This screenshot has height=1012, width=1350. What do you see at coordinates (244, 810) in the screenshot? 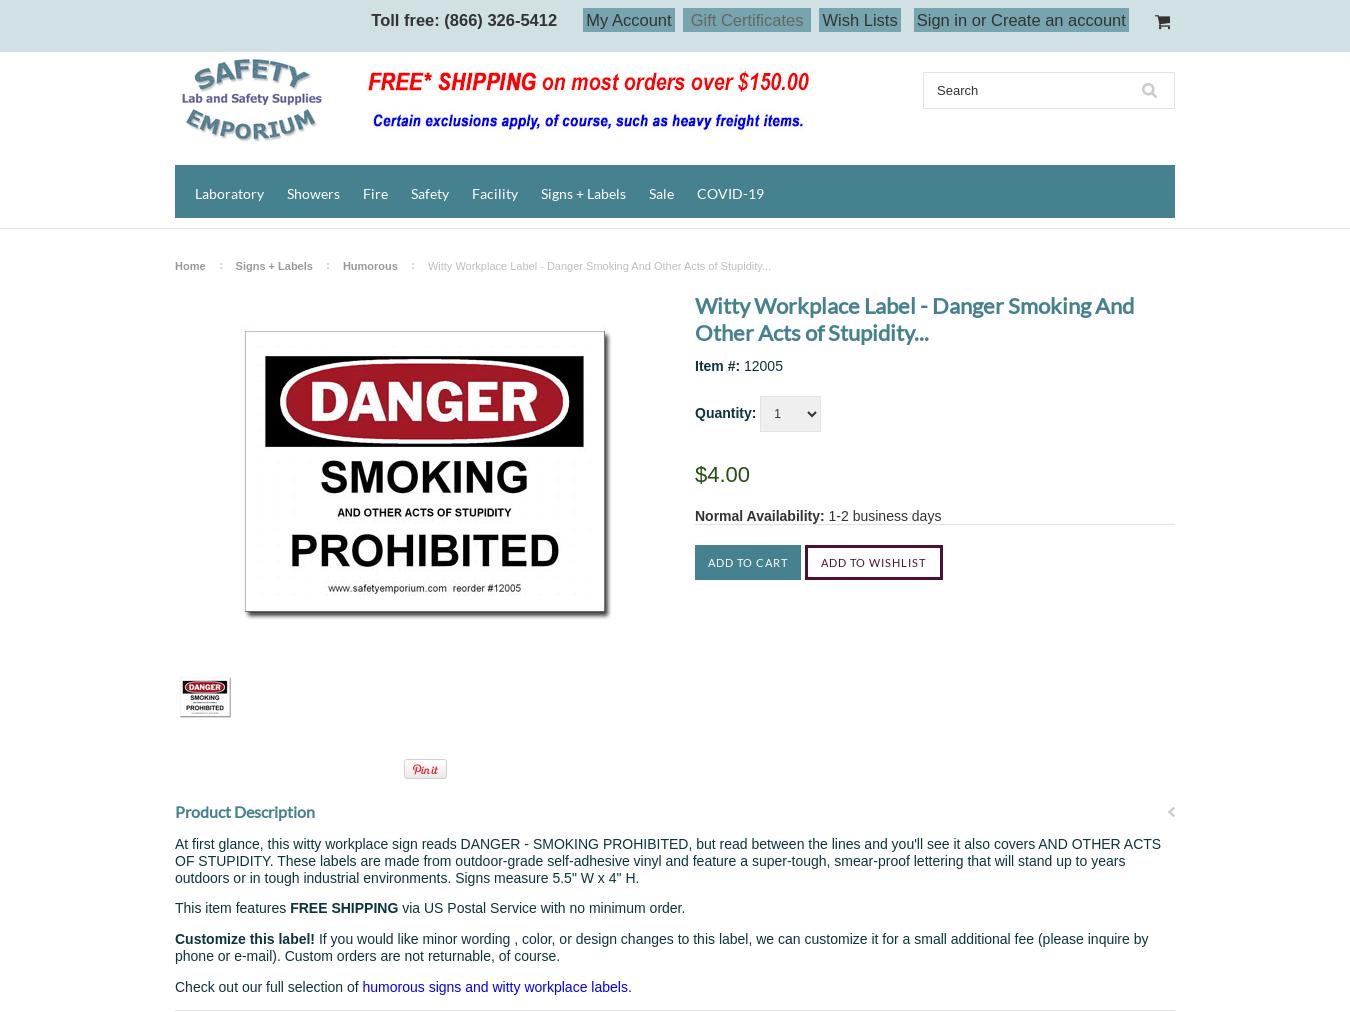
I see `'Product Description'` at bounding box center [244, 810].